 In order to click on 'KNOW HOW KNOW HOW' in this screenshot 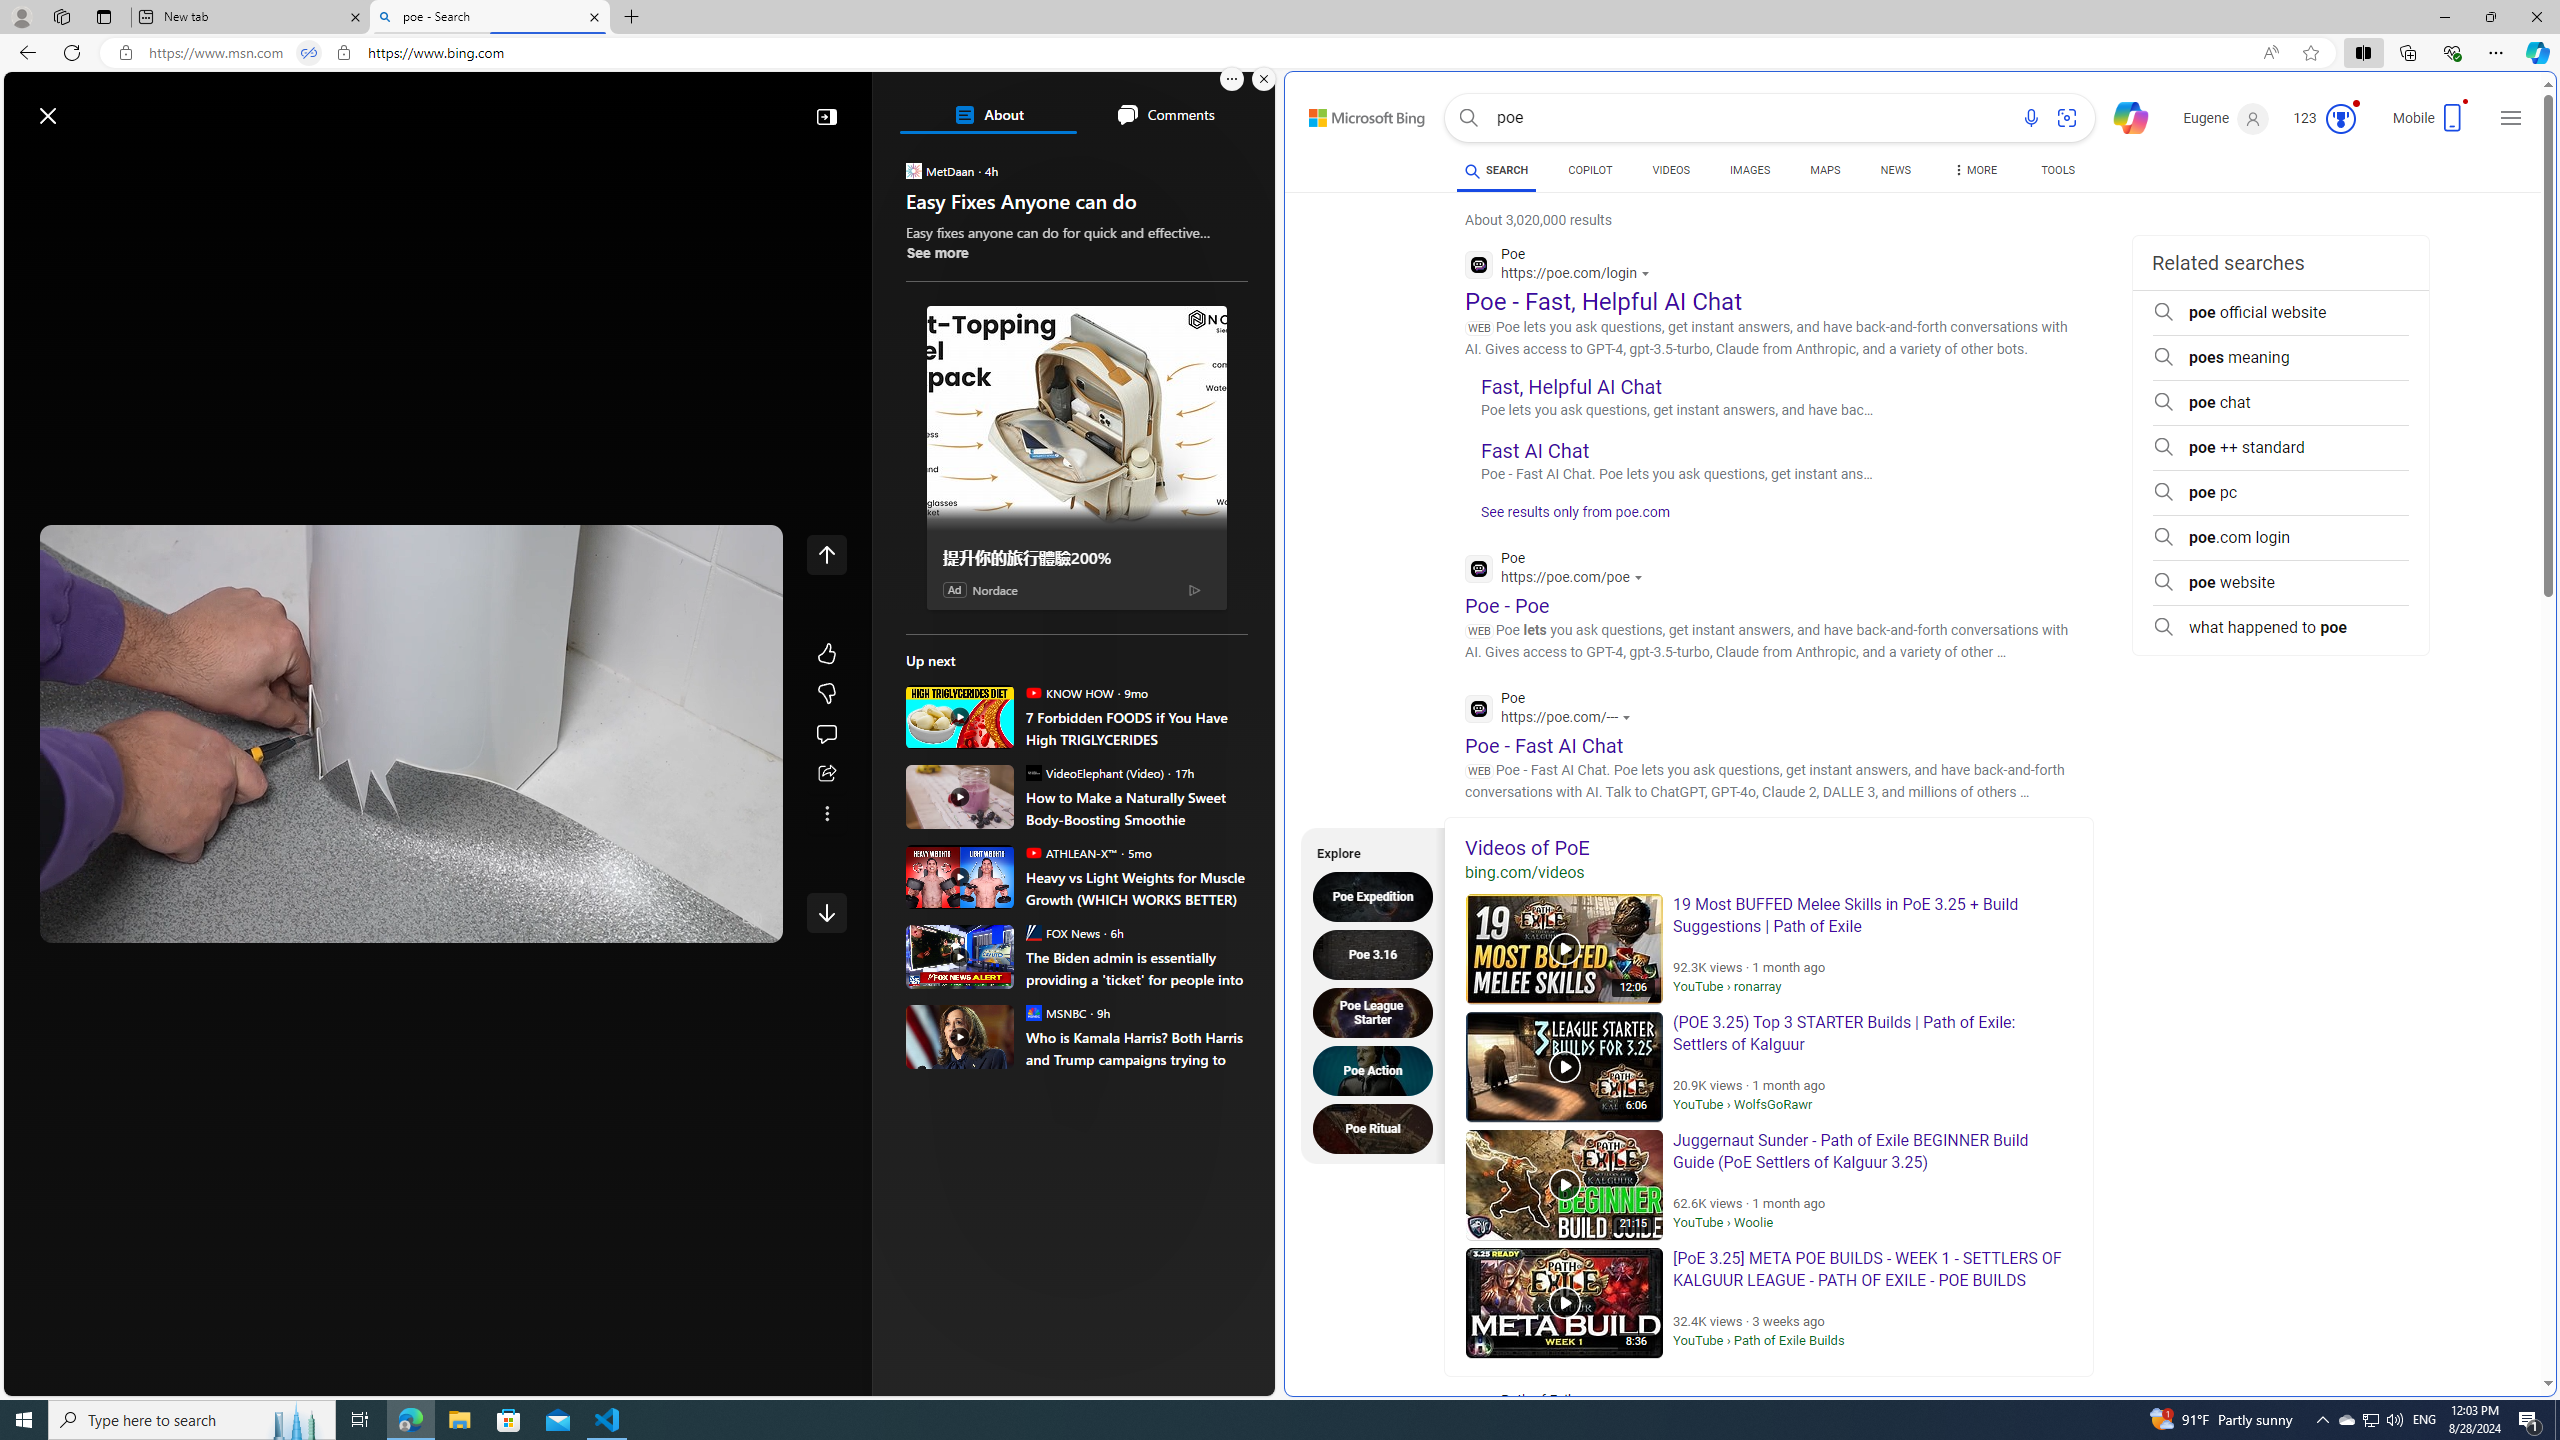, I will do `click(1068, 692)`.